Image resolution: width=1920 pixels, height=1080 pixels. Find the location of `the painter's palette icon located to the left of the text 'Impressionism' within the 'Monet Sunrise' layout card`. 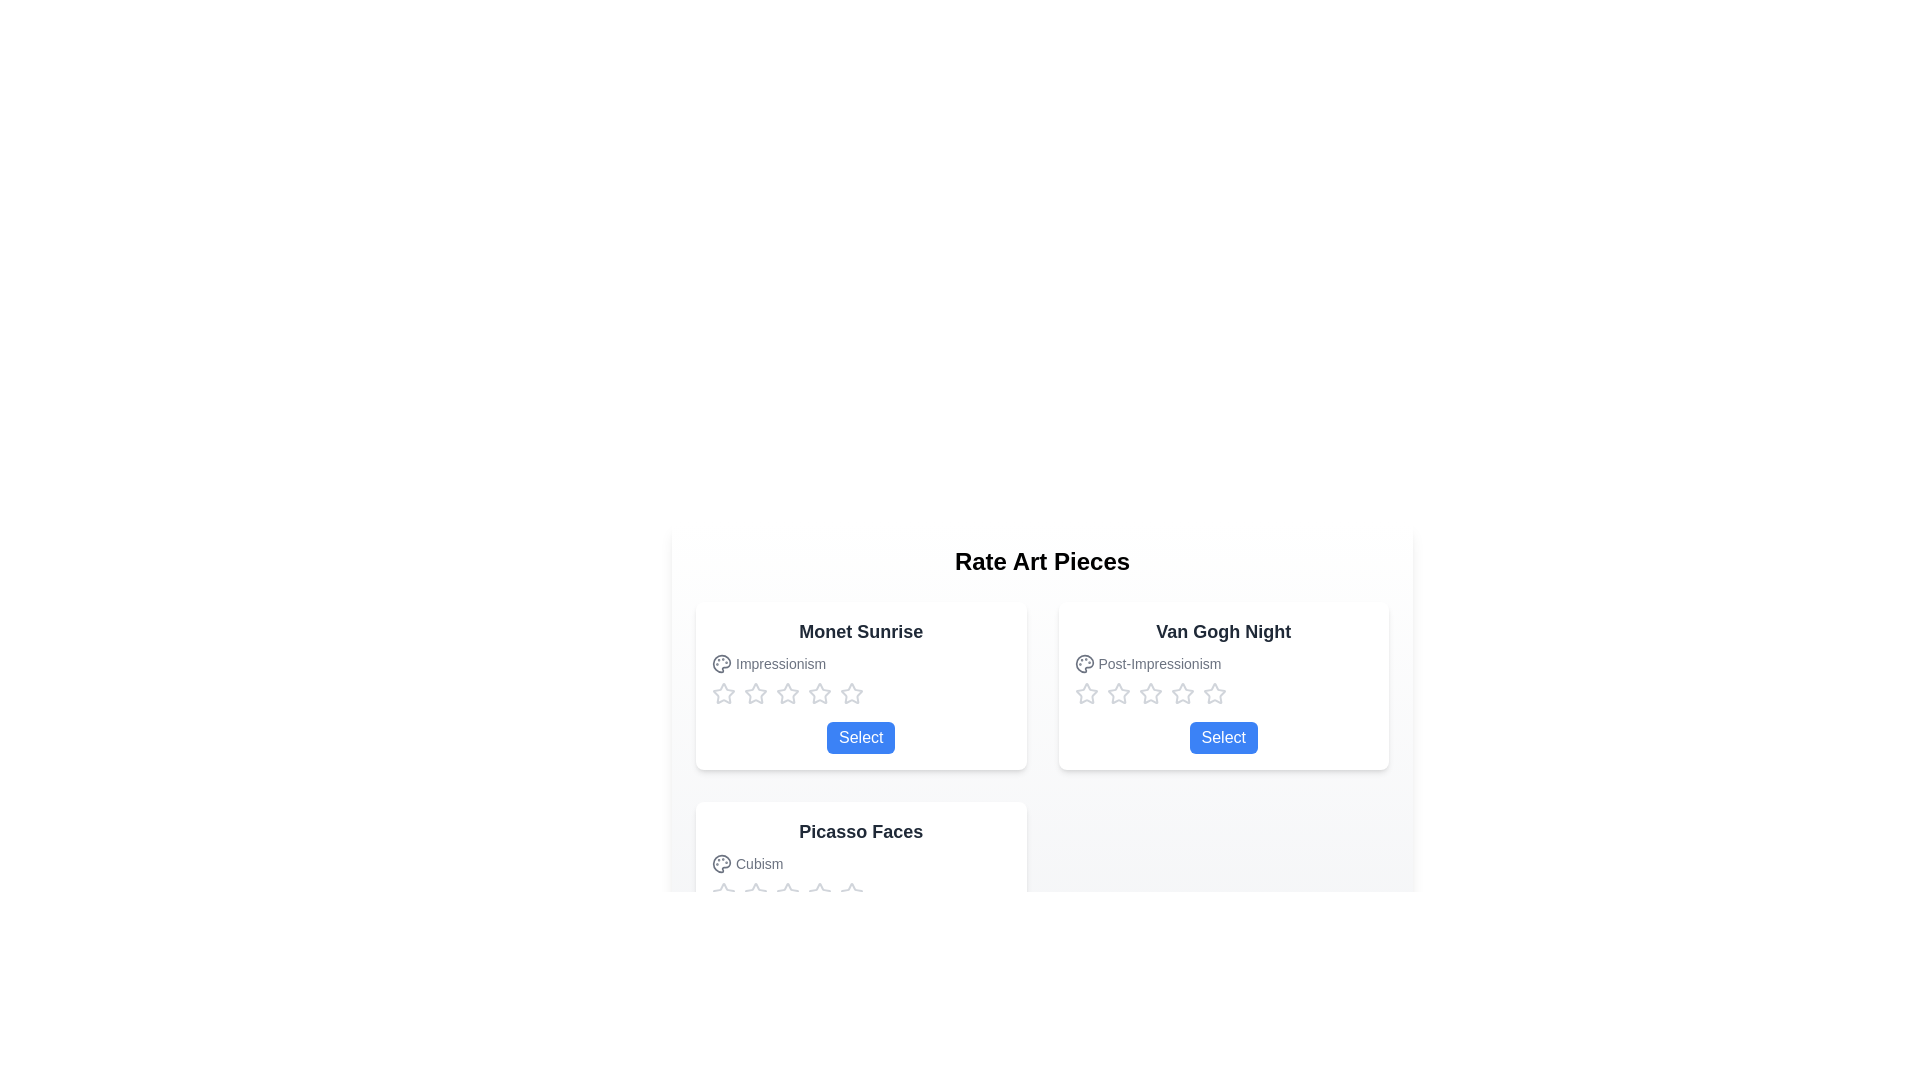

the painter's palette icon located to the left of the text 'Impressionism' within the 'Monet Sunrise' layout card is located at coordinates (720, 663).